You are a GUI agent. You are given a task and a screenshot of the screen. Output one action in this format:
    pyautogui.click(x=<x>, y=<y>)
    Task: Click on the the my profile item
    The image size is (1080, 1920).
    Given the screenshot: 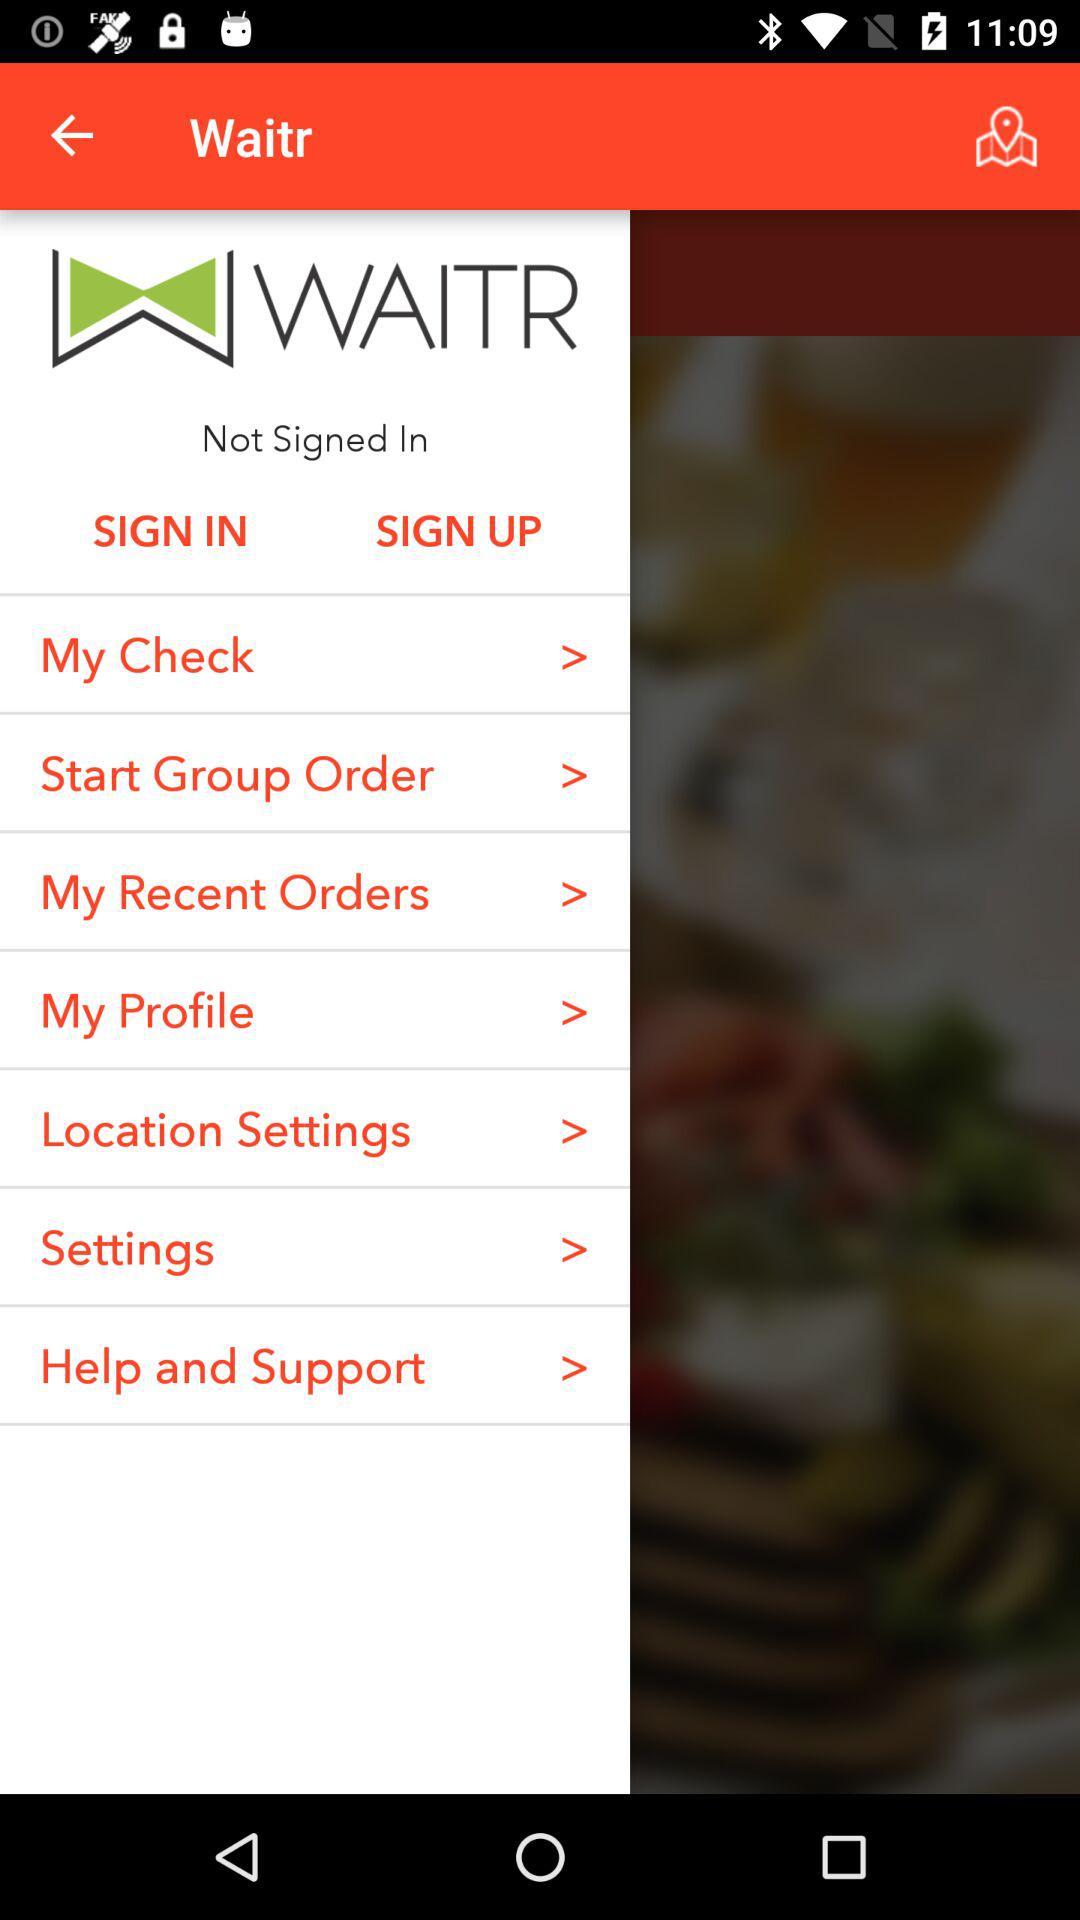 What is the action you would take?
    pyautogui.click(x=146, y=1009)
    